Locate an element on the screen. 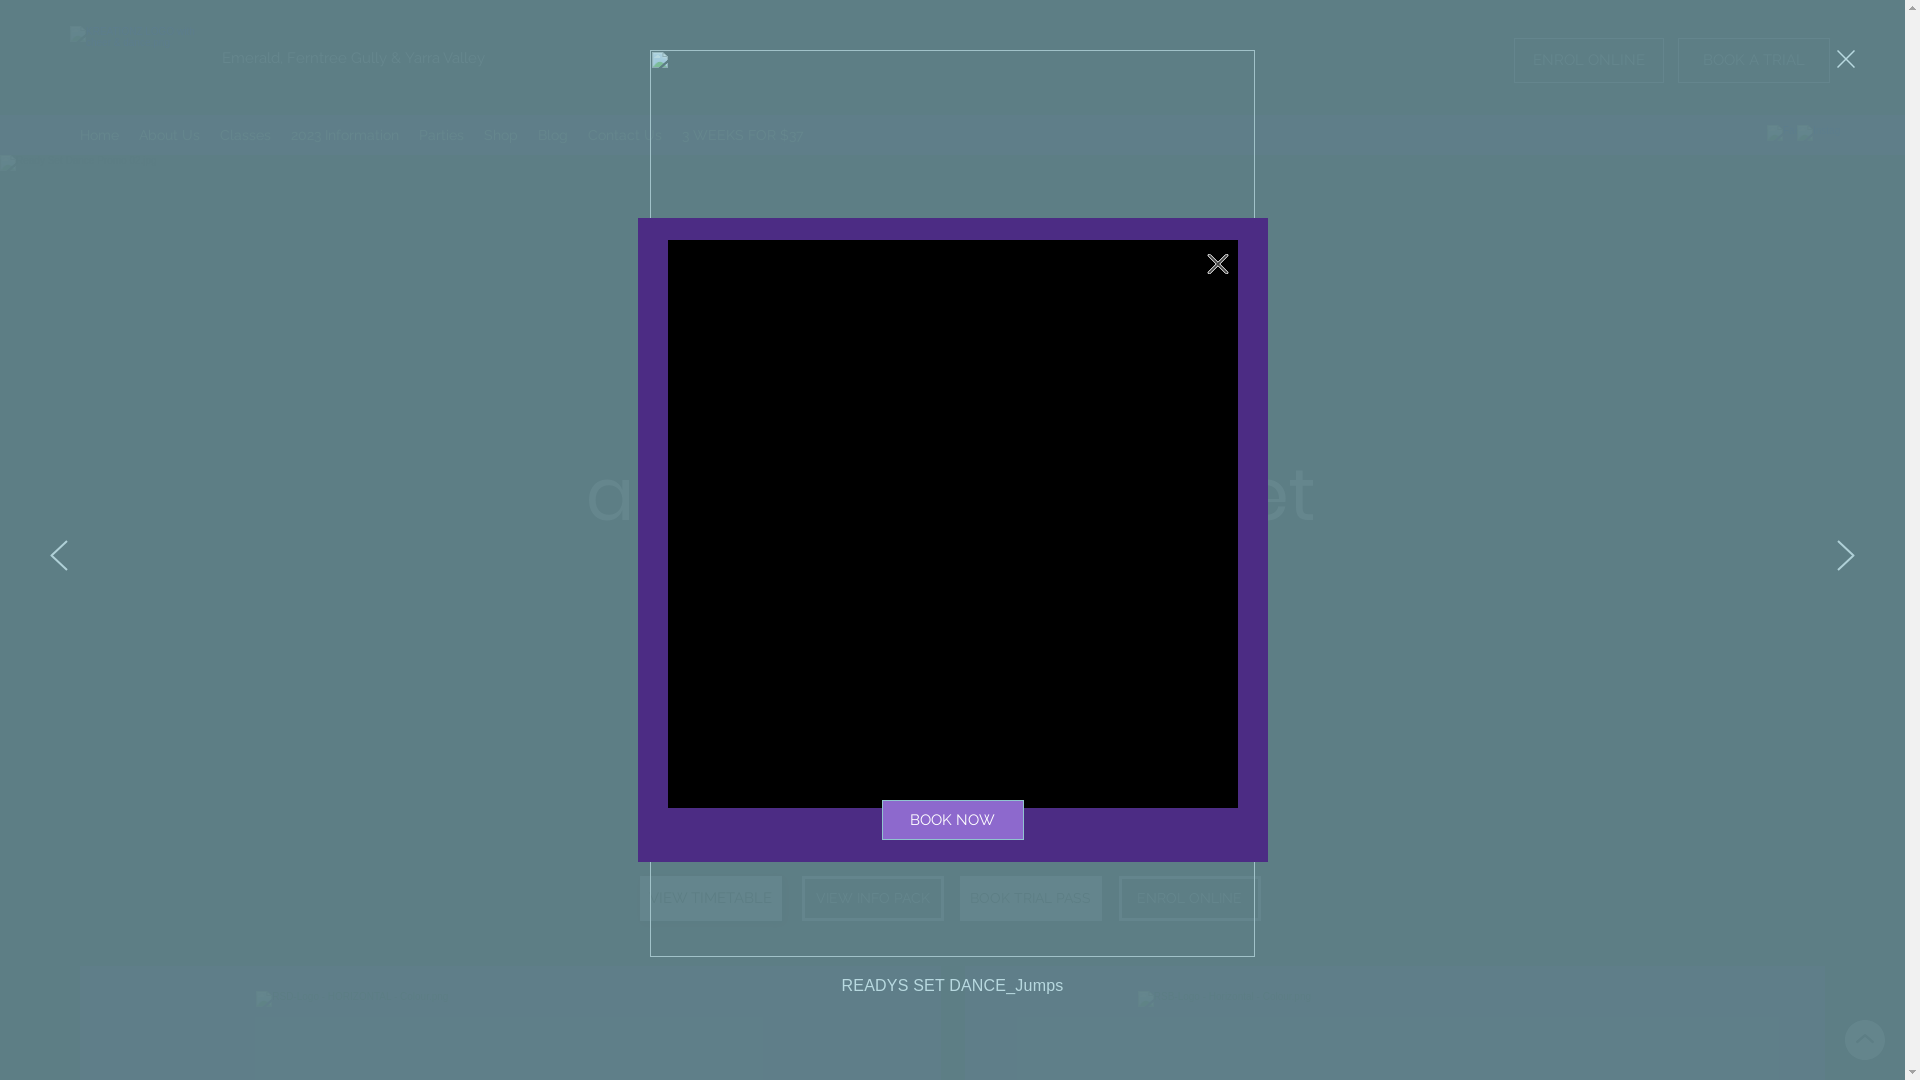 Image resolution: width=1920 pixels, height=1080 pixels. 'Back to site' is located at coordinates (1203, 262).